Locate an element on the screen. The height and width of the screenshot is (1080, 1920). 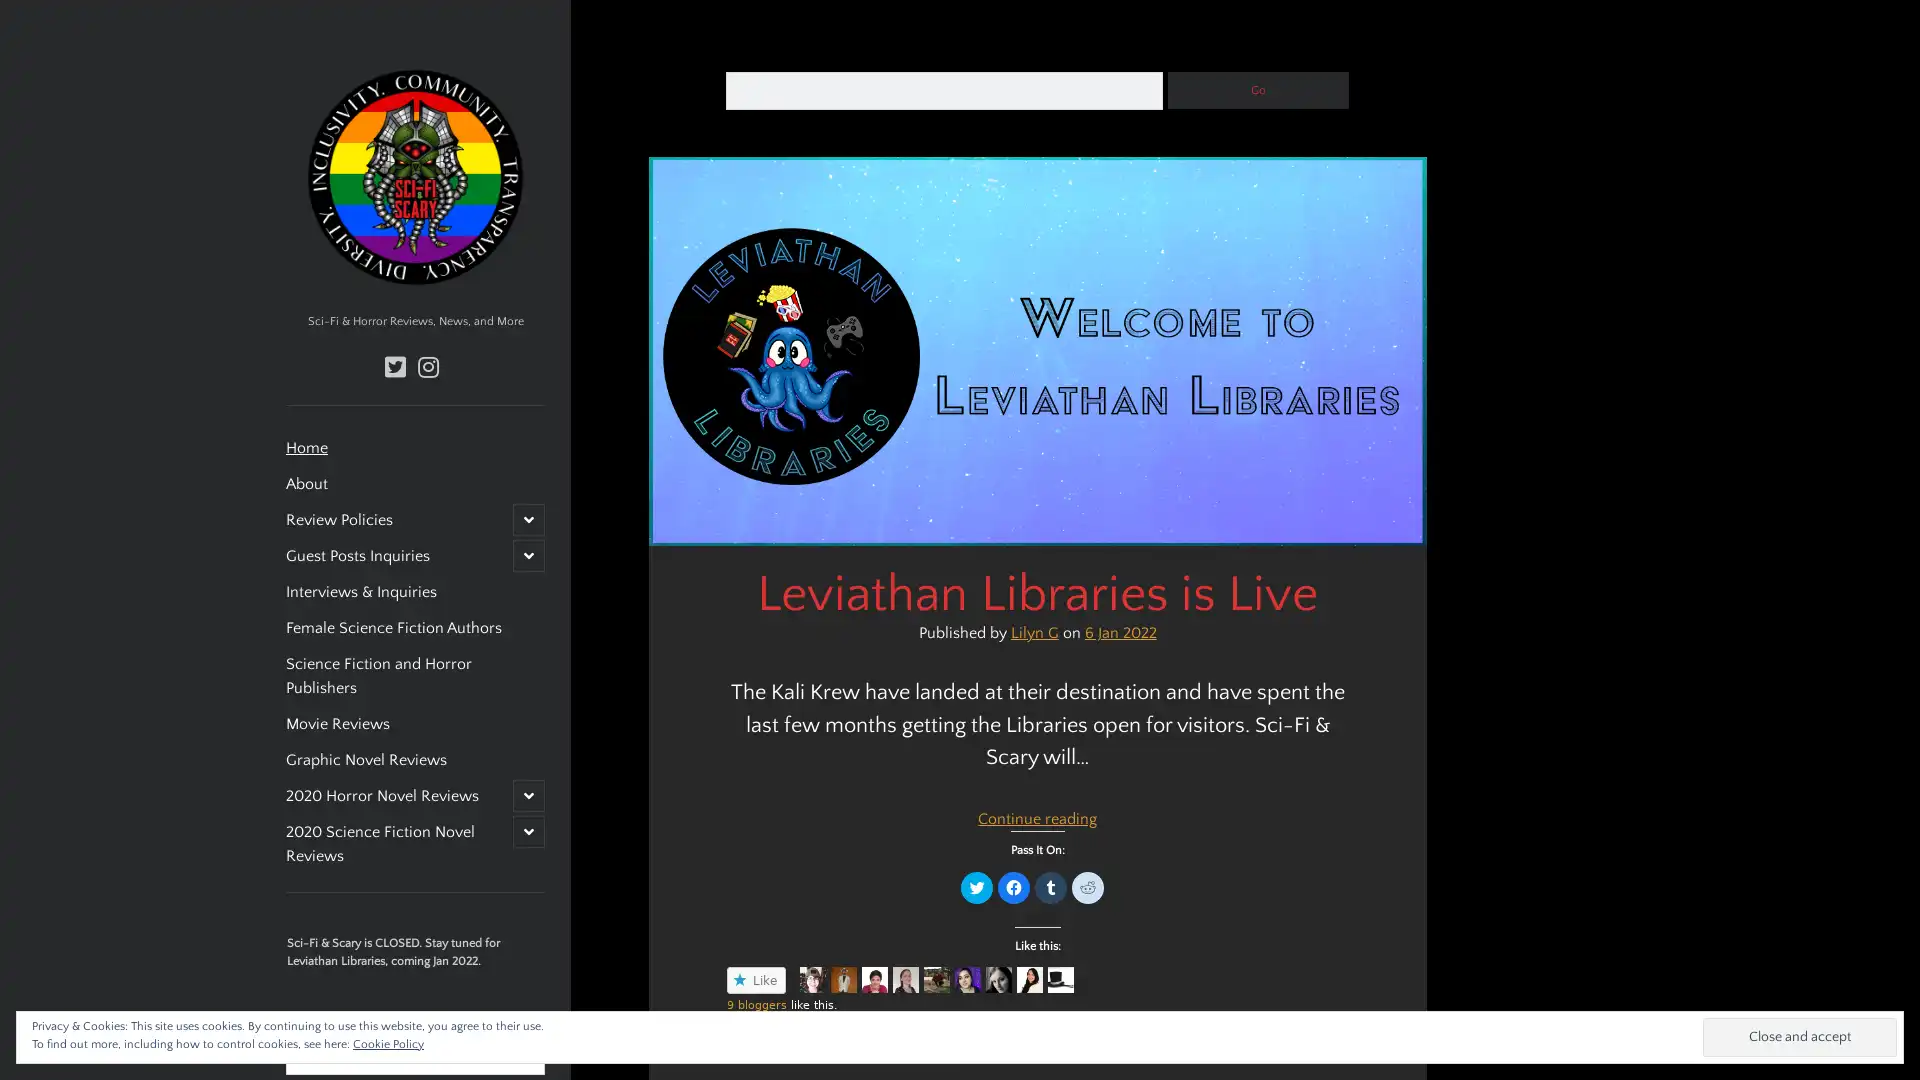
open child menu is located at coordinates (528, 519).